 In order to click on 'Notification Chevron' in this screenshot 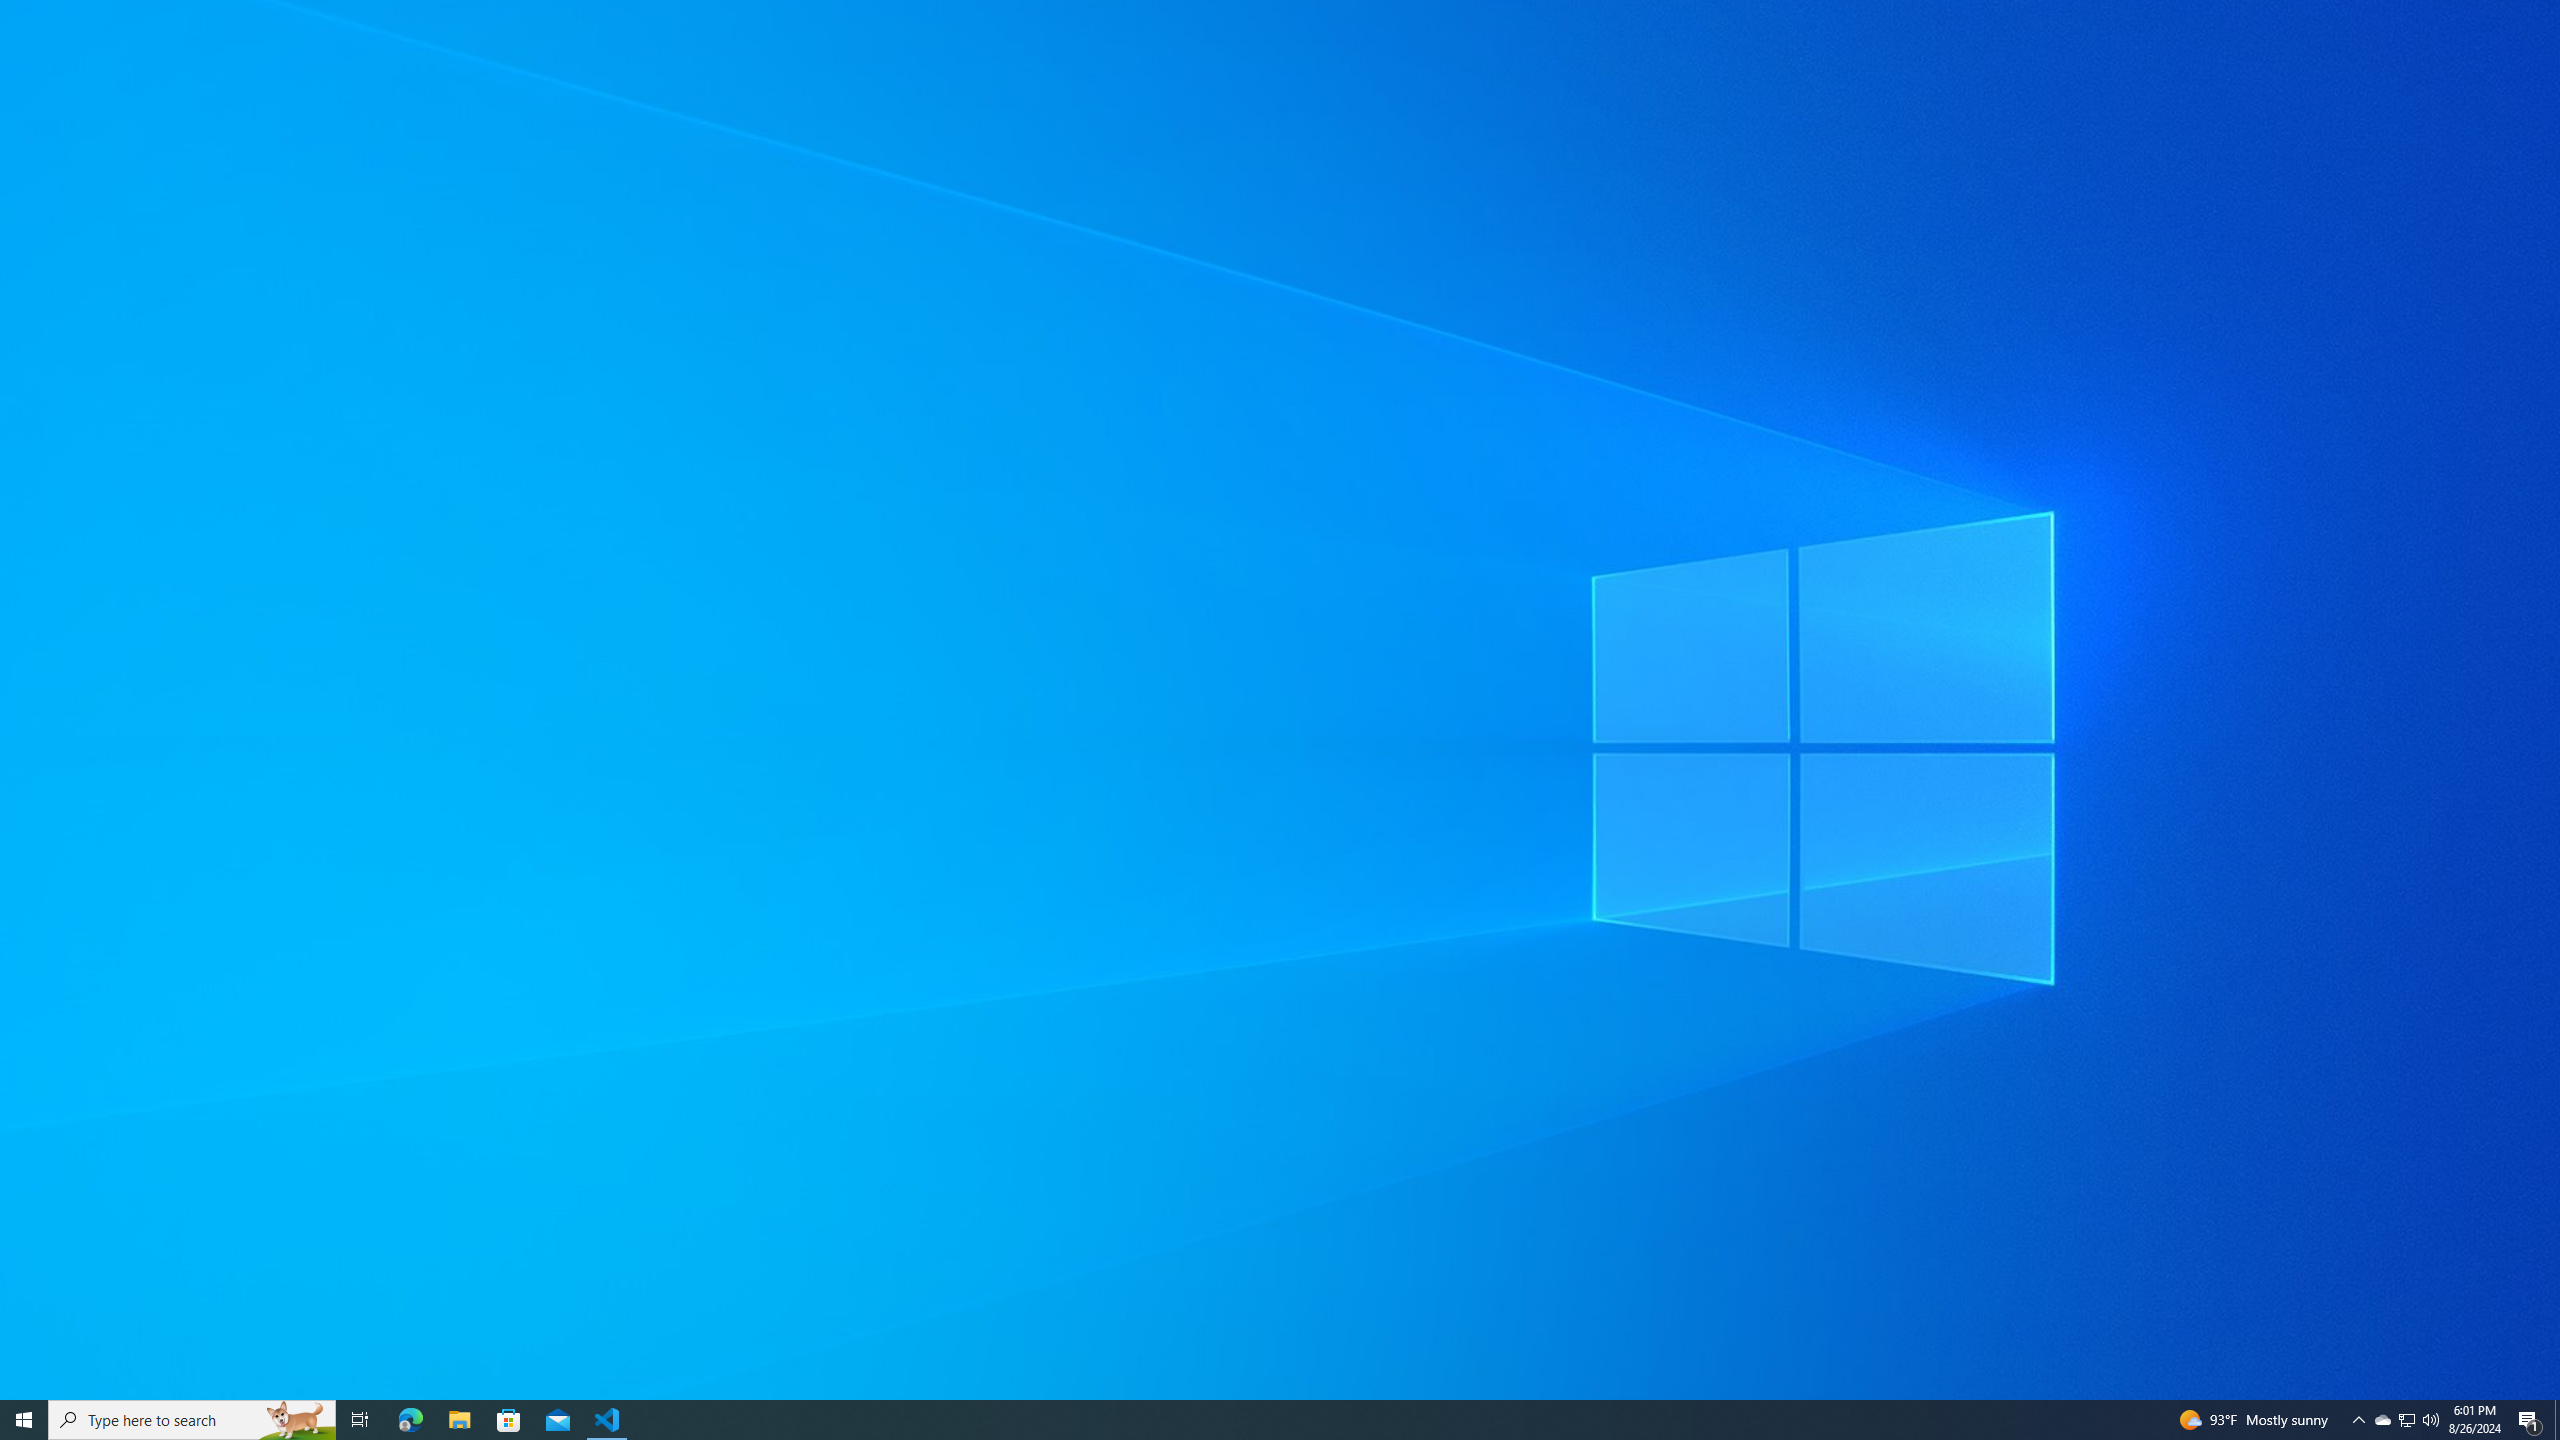, I will do `click(2382, 1418)`.